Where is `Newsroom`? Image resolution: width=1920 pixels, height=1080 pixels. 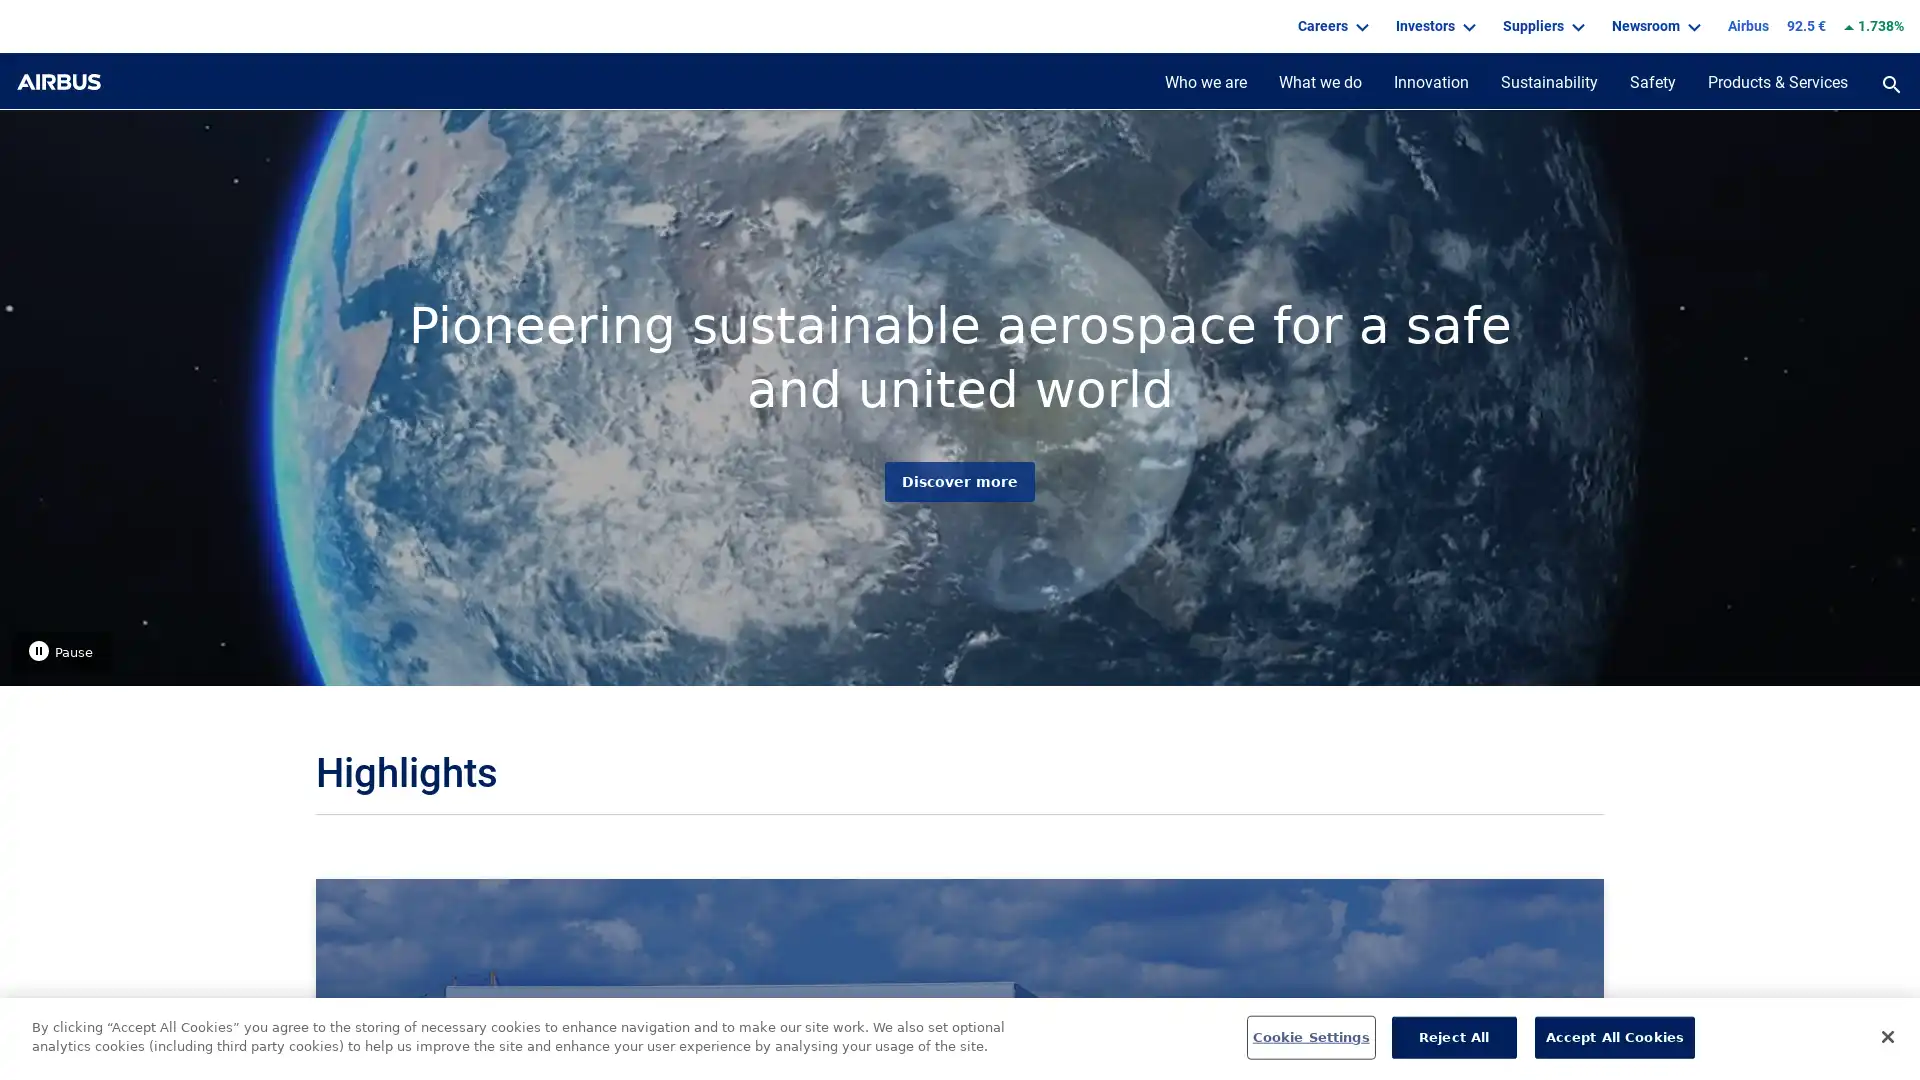 Newsroom is located at coordinates (1654, 26).